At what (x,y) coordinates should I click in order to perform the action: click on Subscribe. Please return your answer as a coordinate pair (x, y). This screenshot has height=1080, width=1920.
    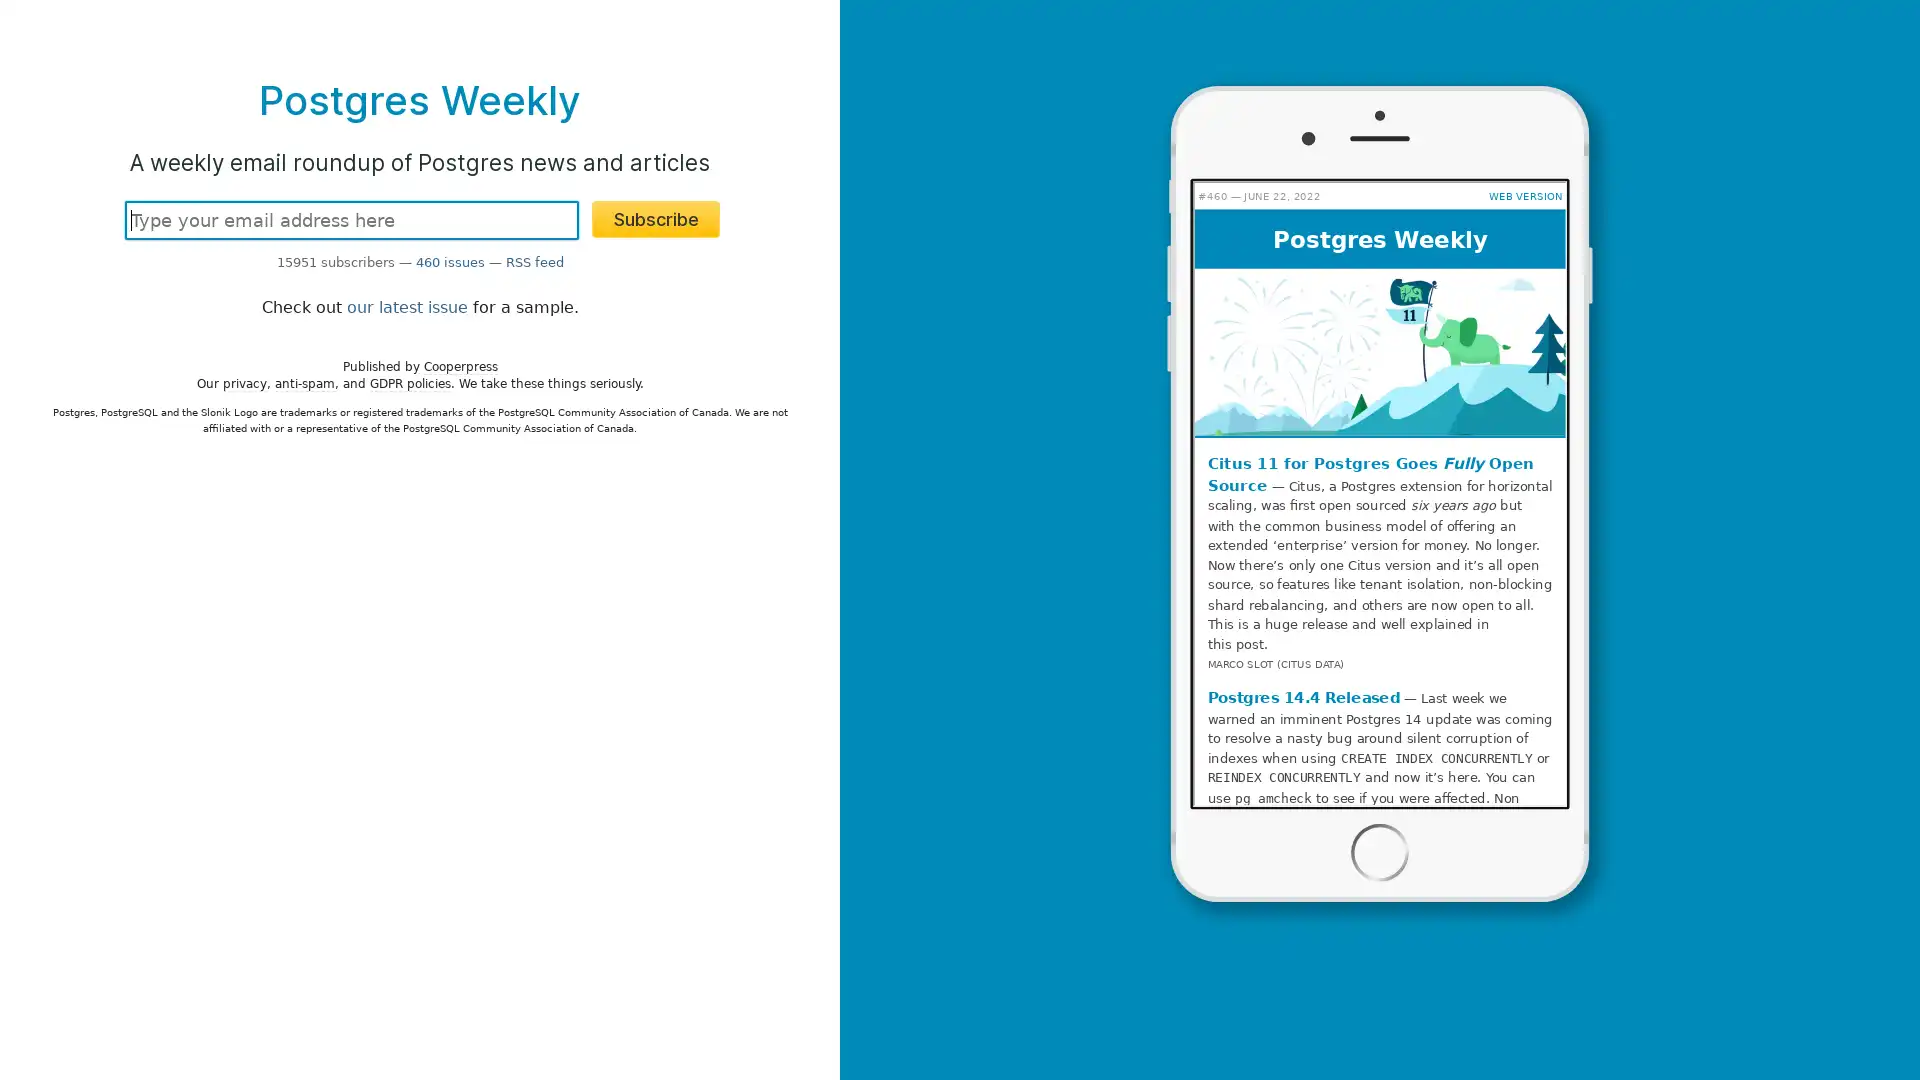
    Looking at the image, I should click on (656, 219).